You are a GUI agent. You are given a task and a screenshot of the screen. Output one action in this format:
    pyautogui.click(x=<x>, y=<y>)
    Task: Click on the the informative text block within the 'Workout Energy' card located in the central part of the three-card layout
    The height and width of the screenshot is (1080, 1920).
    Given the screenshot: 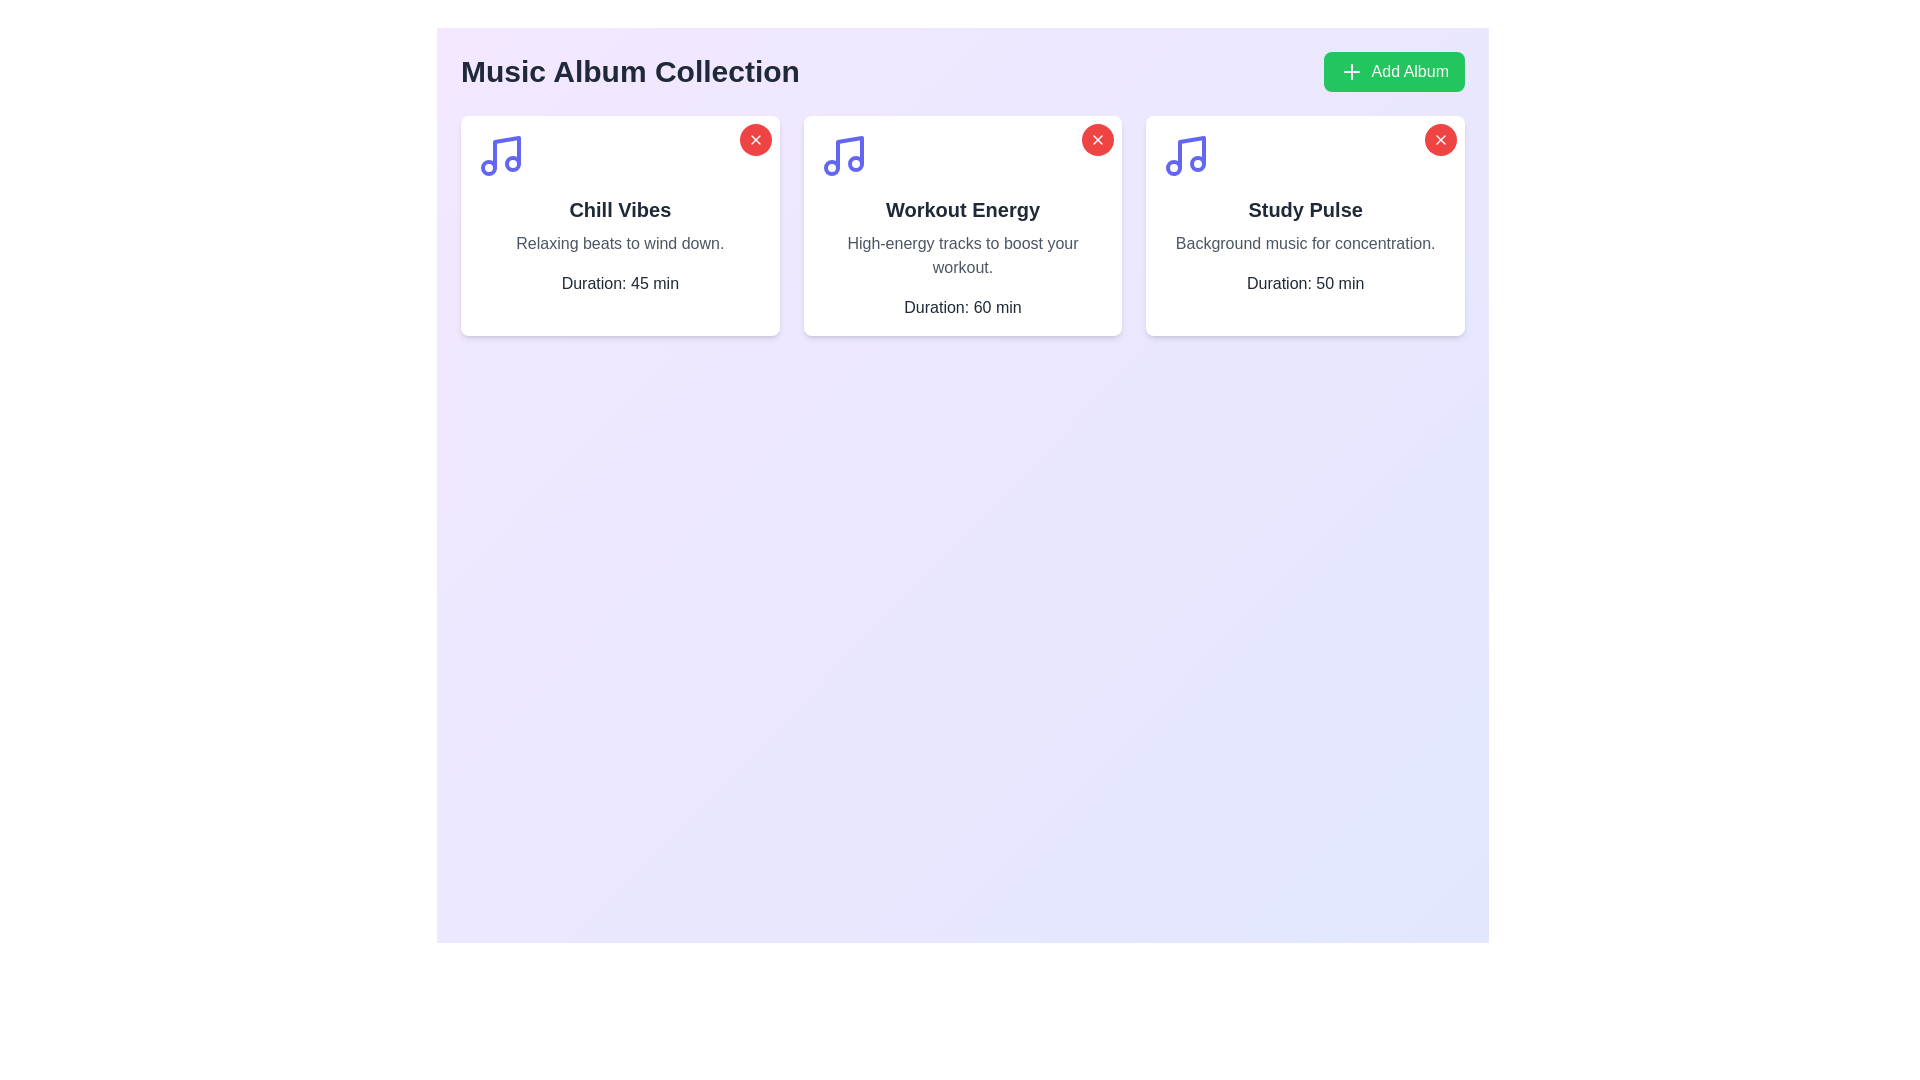 What is the action you would take?
    pyautogui.click(x=963, y=254)
    